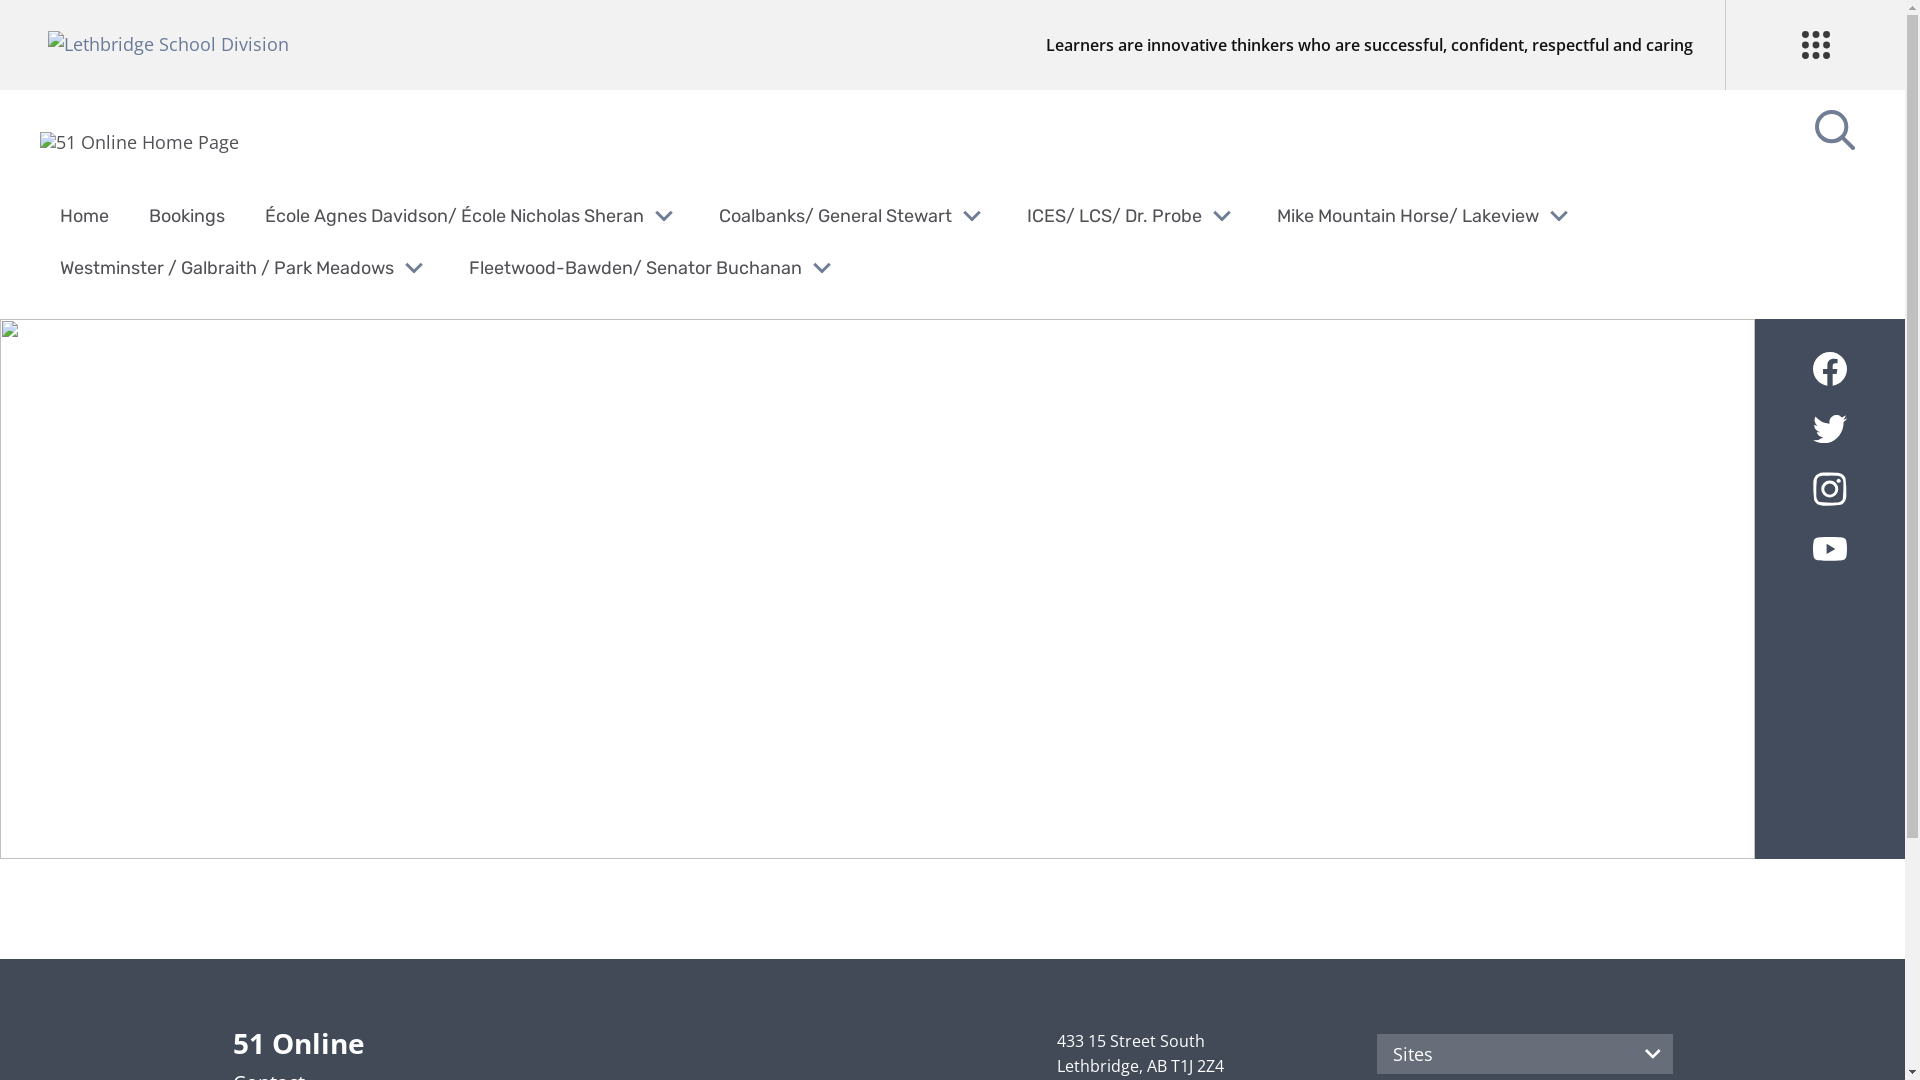  I want to click on '51 Online's Facebook', so click(1829, 369).